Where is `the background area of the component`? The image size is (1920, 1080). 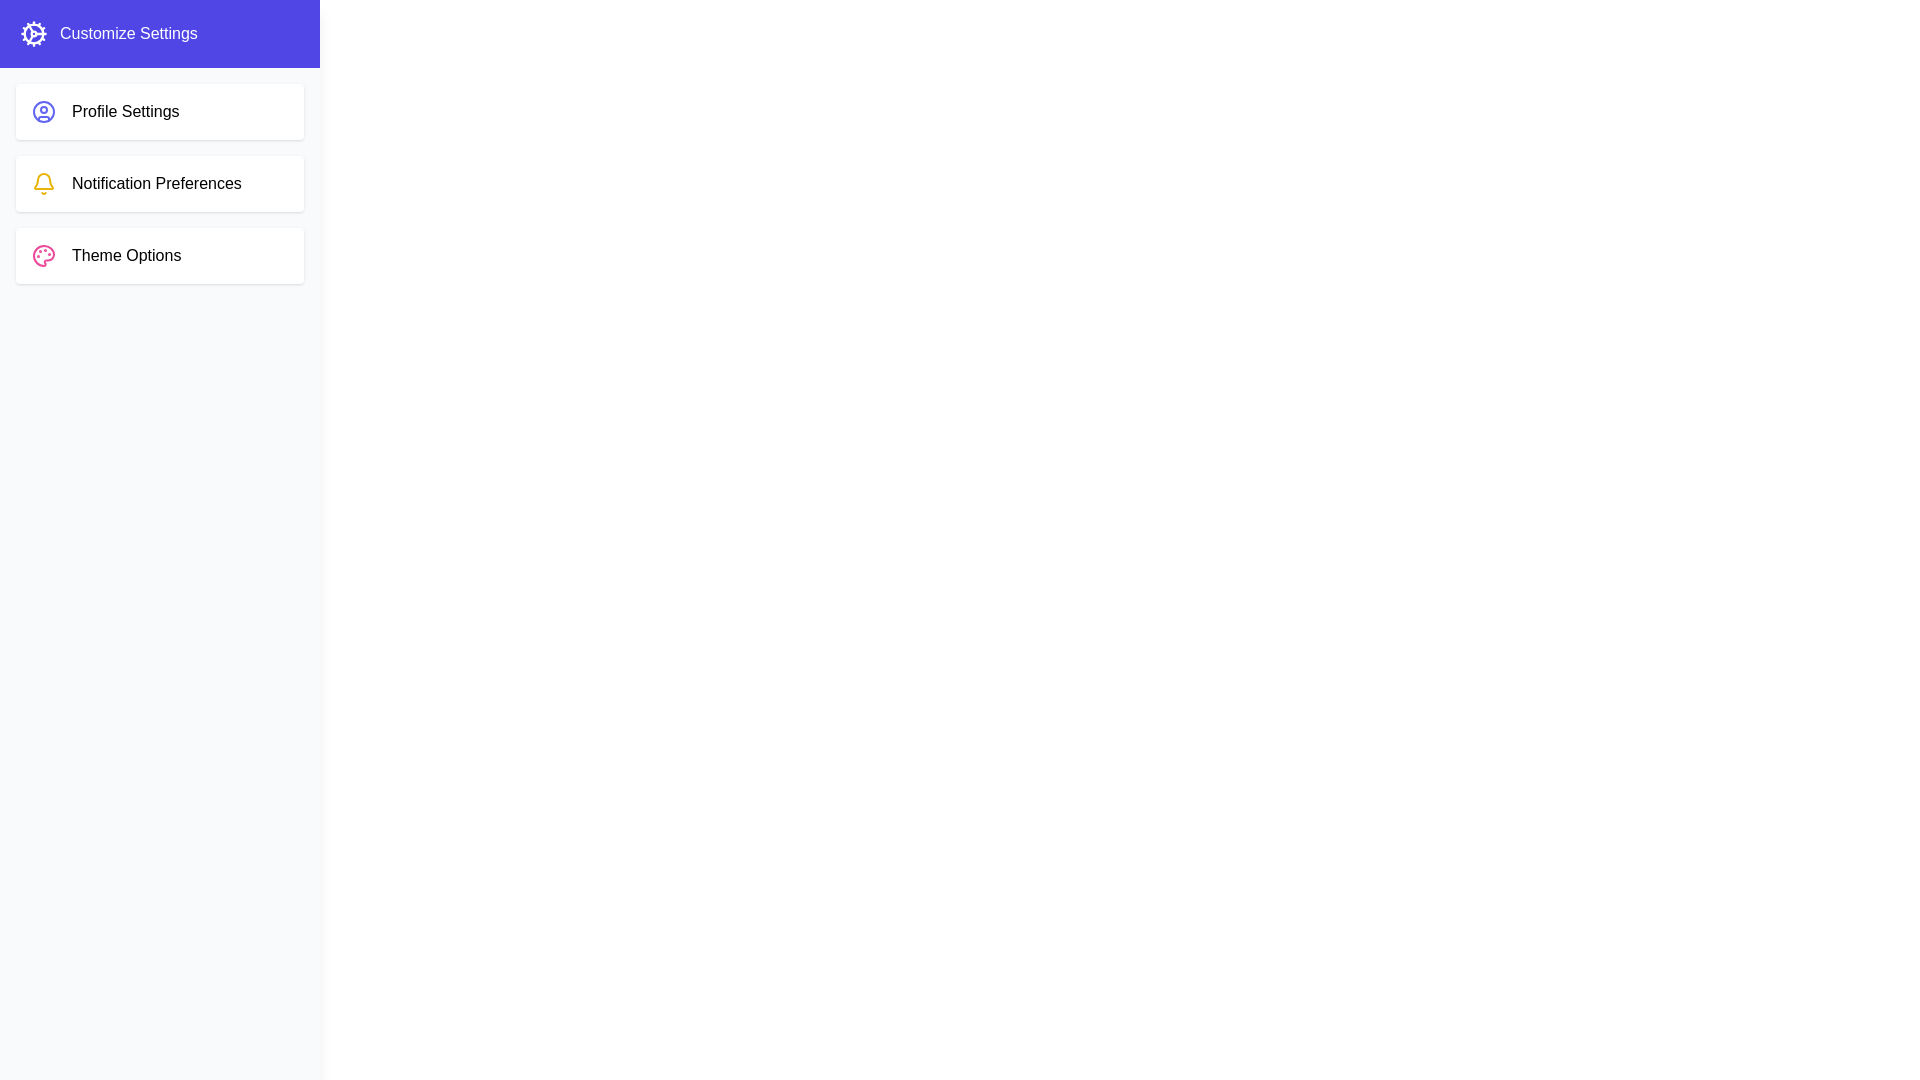
the background area of the component is located at coordinates (499, 499).